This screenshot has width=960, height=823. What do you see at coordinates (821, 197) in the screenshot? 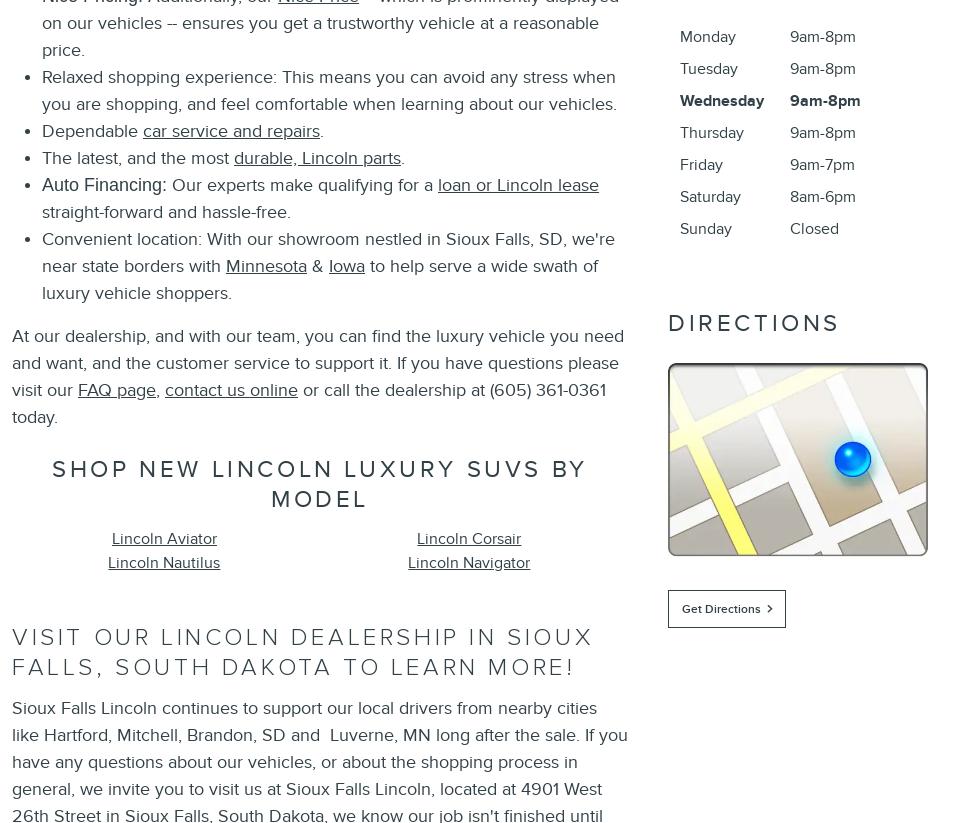
I see `'8am-6pm'` at bounding box center [821, 197].